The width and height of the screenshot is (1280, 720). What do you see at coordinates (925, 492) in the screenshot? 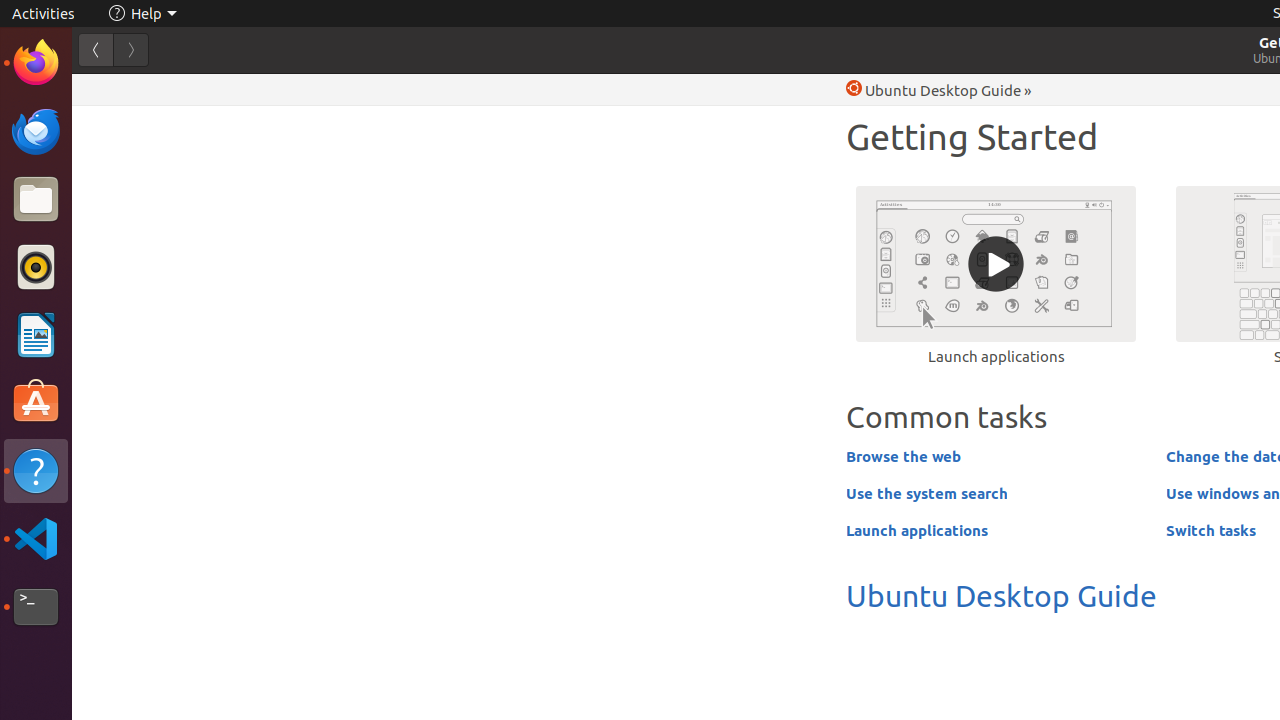
I see `'Use the system search'` at bounding box center [925, 492].